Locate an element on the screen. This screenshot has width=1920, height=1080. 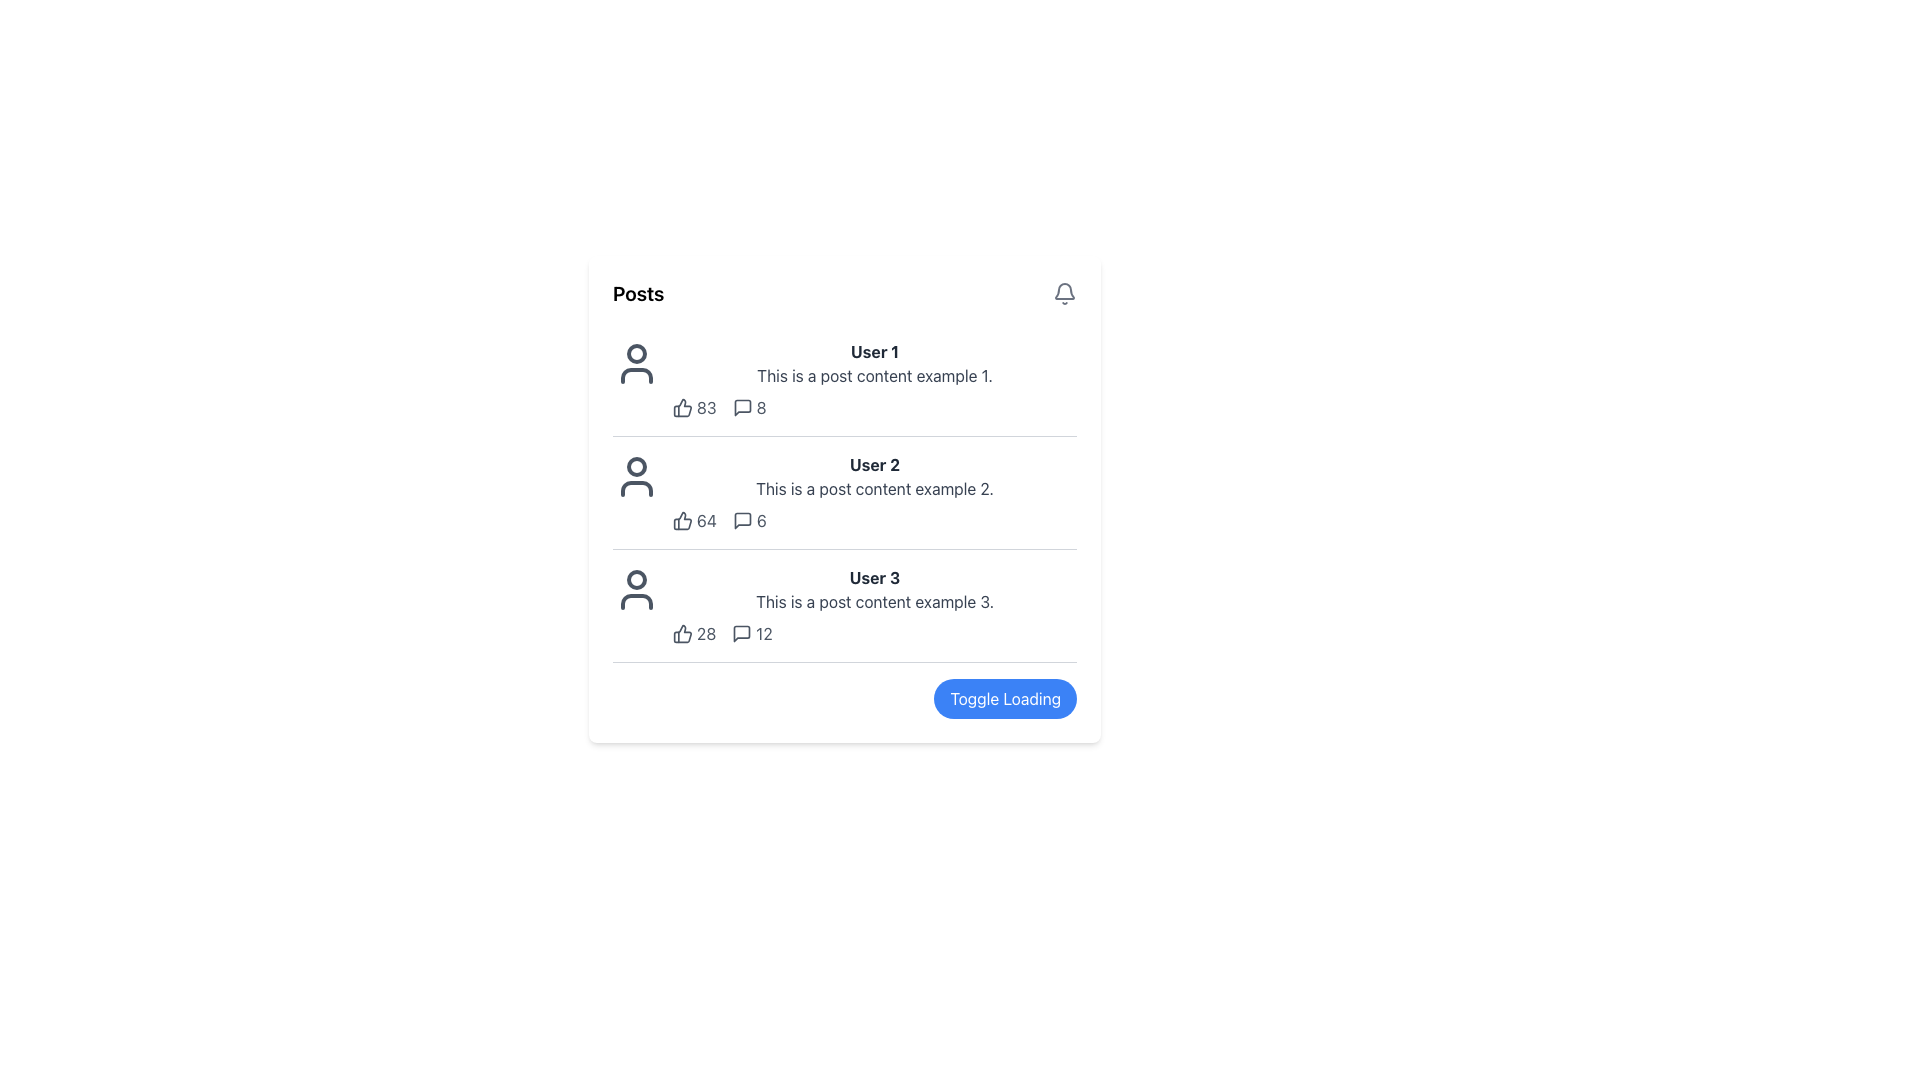
the first post display block in the feed, which includes the post author, content, likes, and comments, located below the 'Posts' header is located at coordinates (844, 380).